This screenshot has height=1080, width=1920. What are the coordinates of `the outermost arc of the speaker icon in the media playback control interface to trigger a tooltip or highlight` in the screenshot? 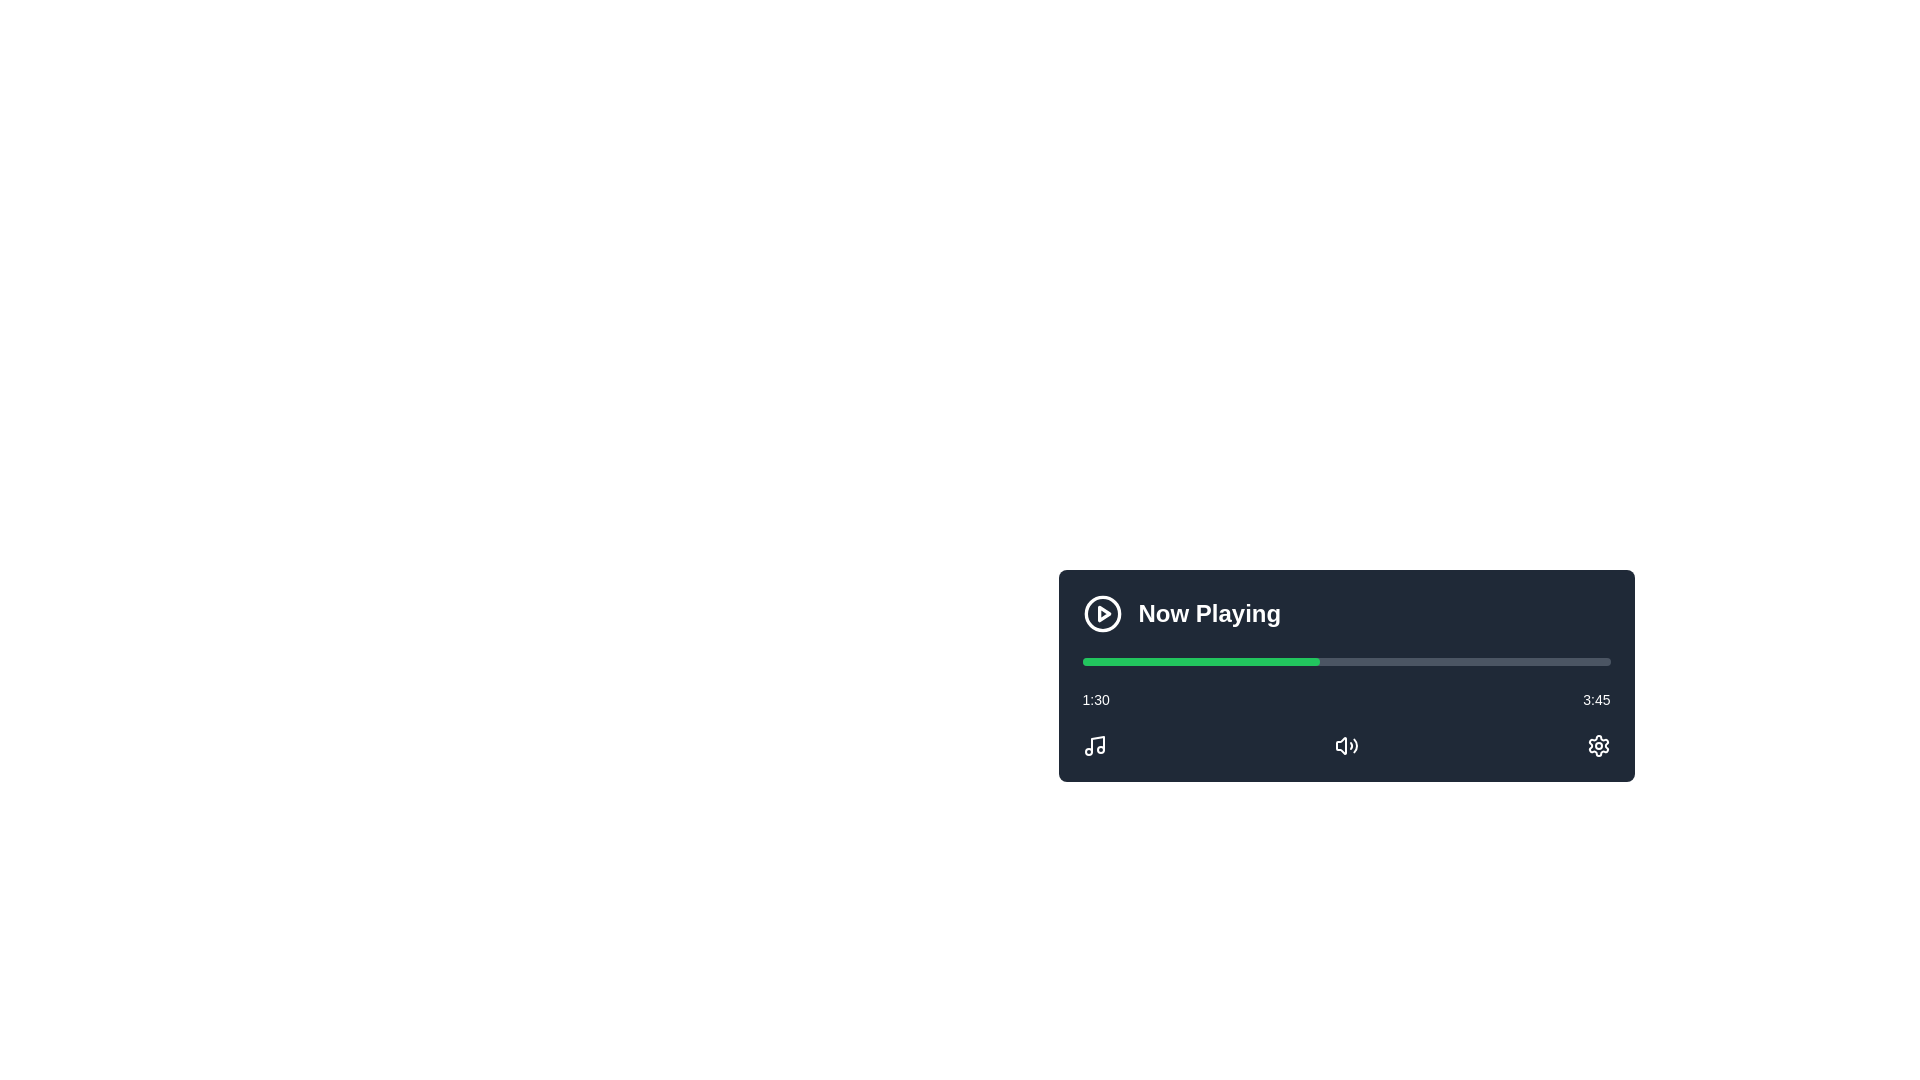 It's located at (1355, 745).